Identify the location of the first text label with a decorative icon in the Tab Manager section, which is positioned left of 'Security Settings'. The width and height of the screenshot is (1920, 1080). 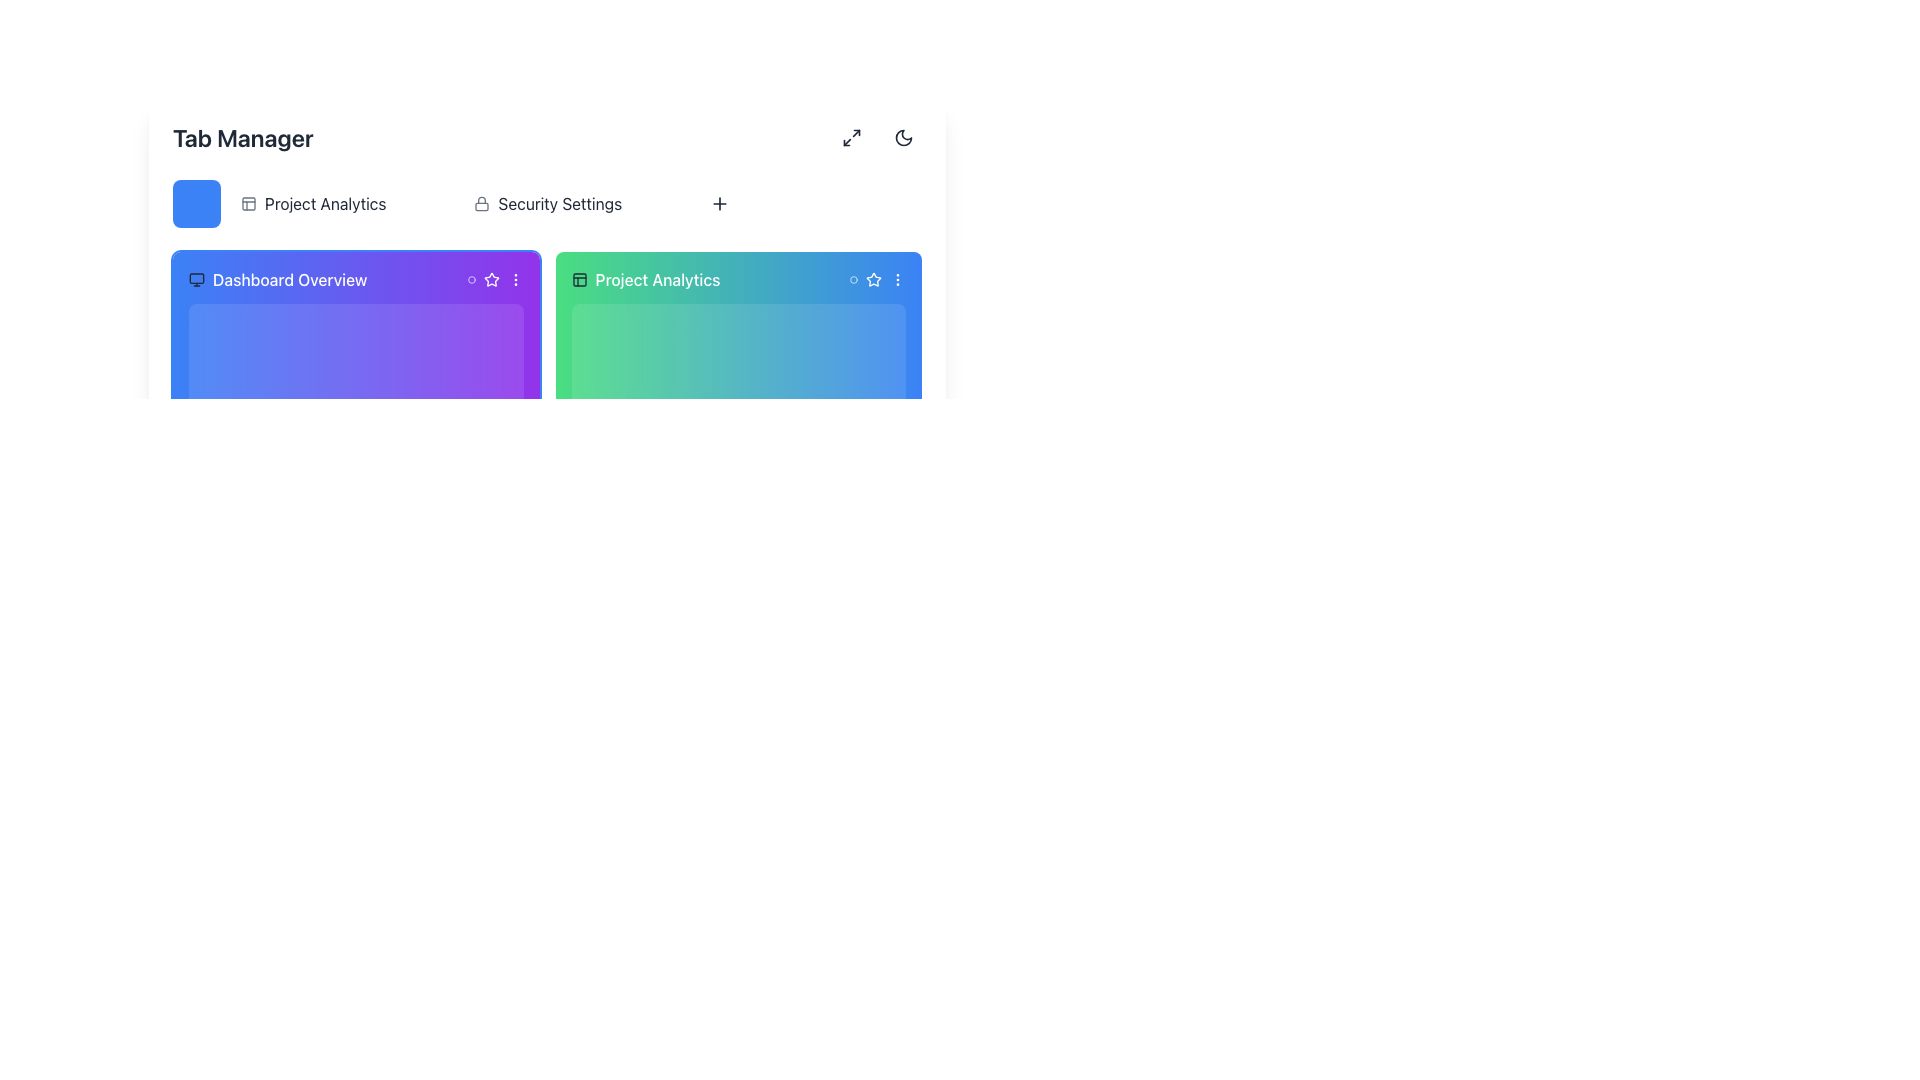
(645, 280).